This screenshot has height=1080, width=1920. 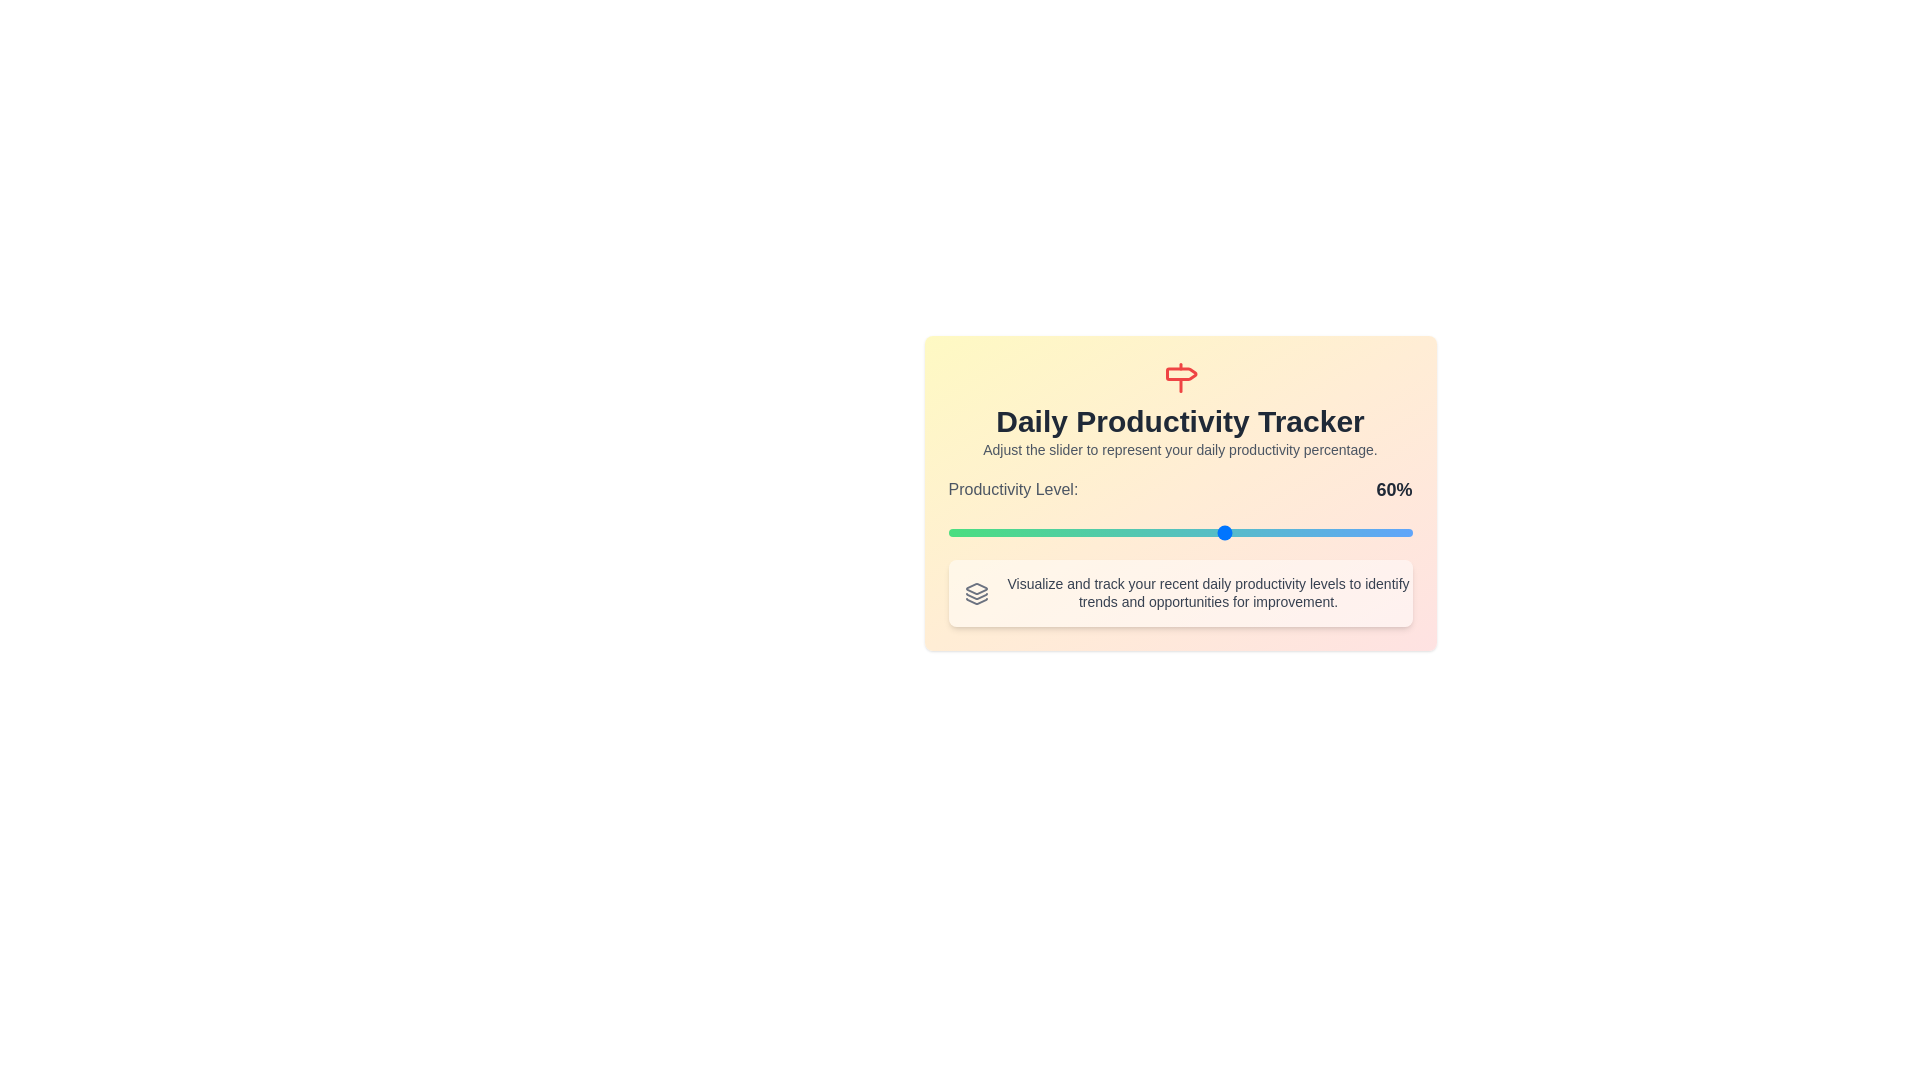 What do you see at coordinates (1253, 531) in the screenshot?
I see `the slider to set the productivity level to 66%` at bounding box center [1253, 531].